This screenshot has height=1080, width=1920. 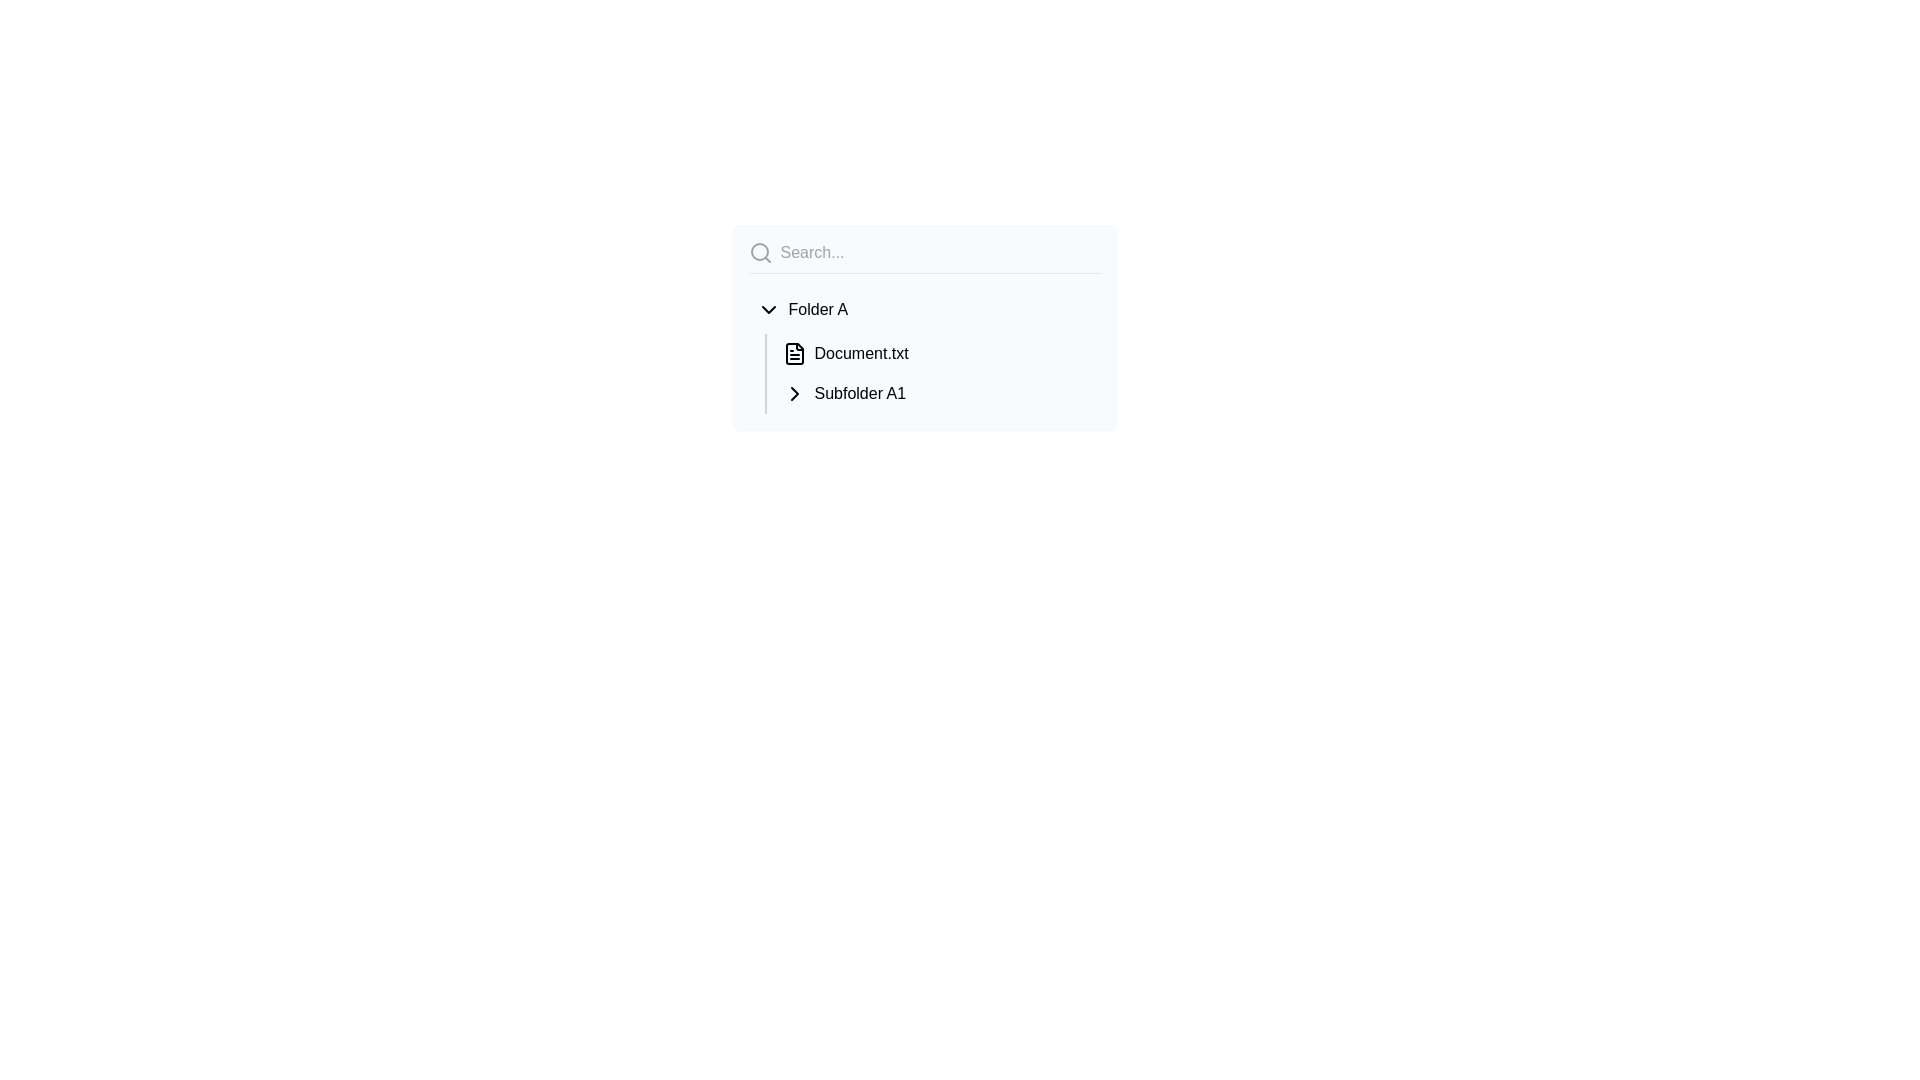 What do you see at coordinates (793, 393) in the screenshot?
I see `the Chevron icon, which serves as a toggle to expand or collapse the 'Subfolder A1' view` at bounding box center [793, 393].